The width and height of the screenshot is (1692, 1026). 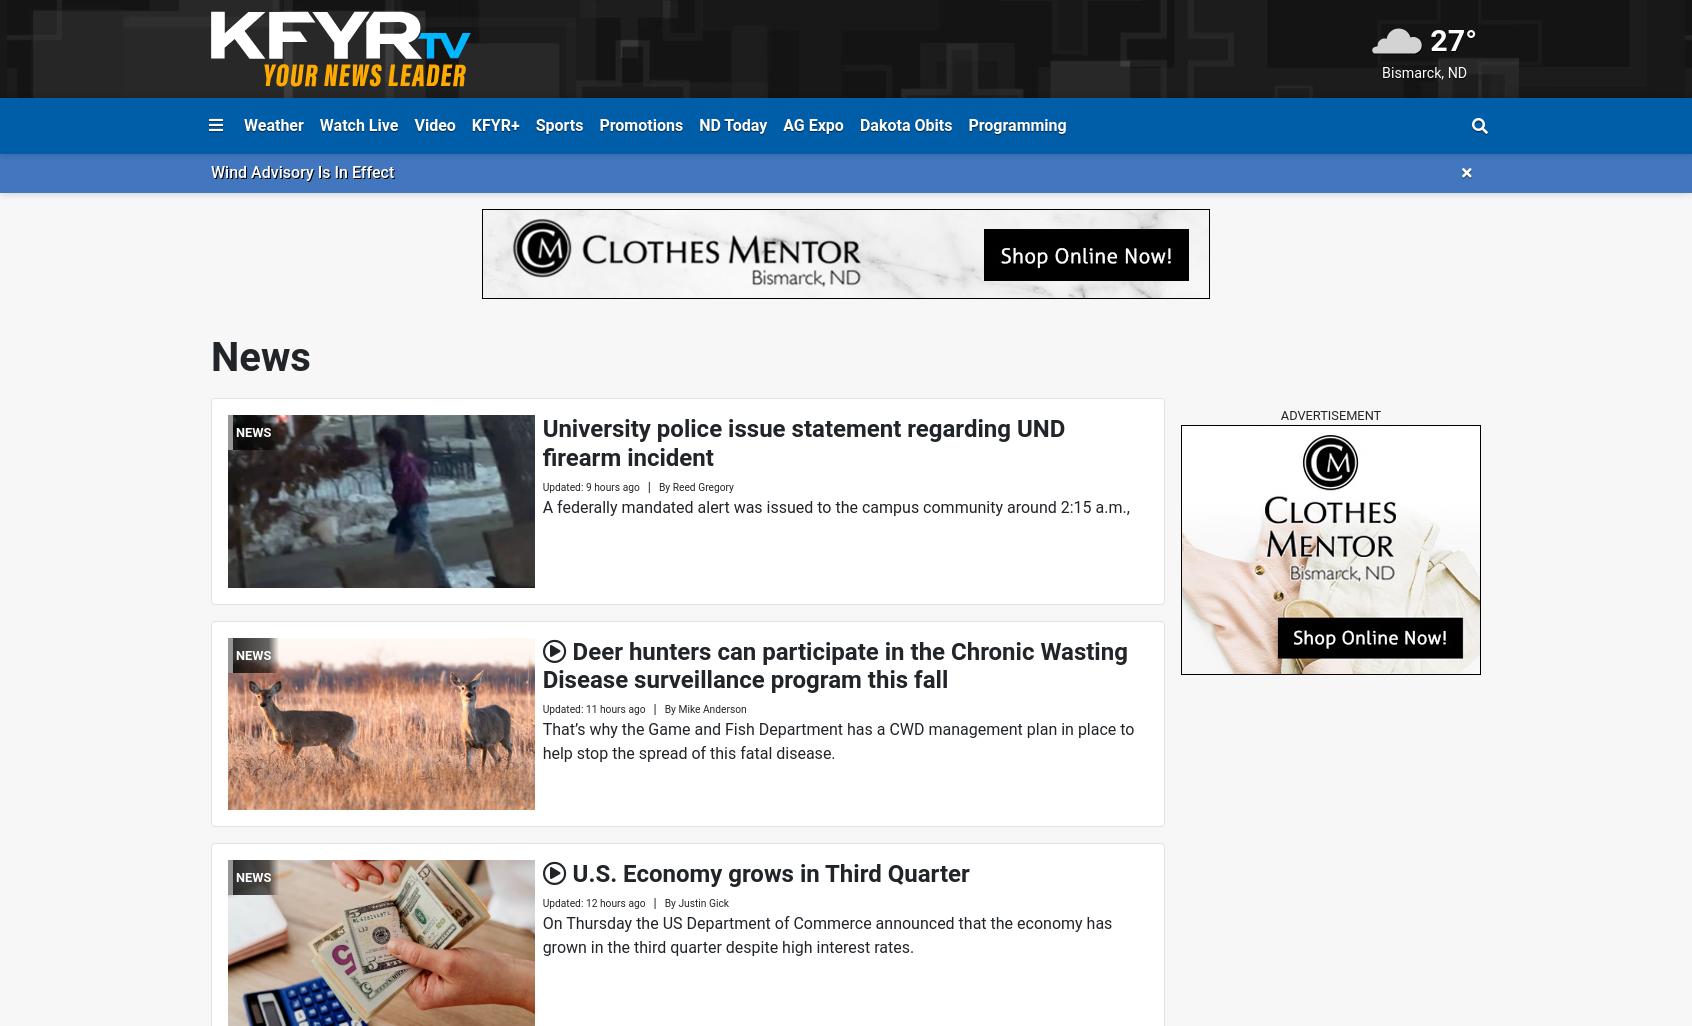 I want to click on 'That’s why the Game and Fish Department has a CWD management plan in place to help stop the spread of this fatal disease.', so click(x=838, y=741).